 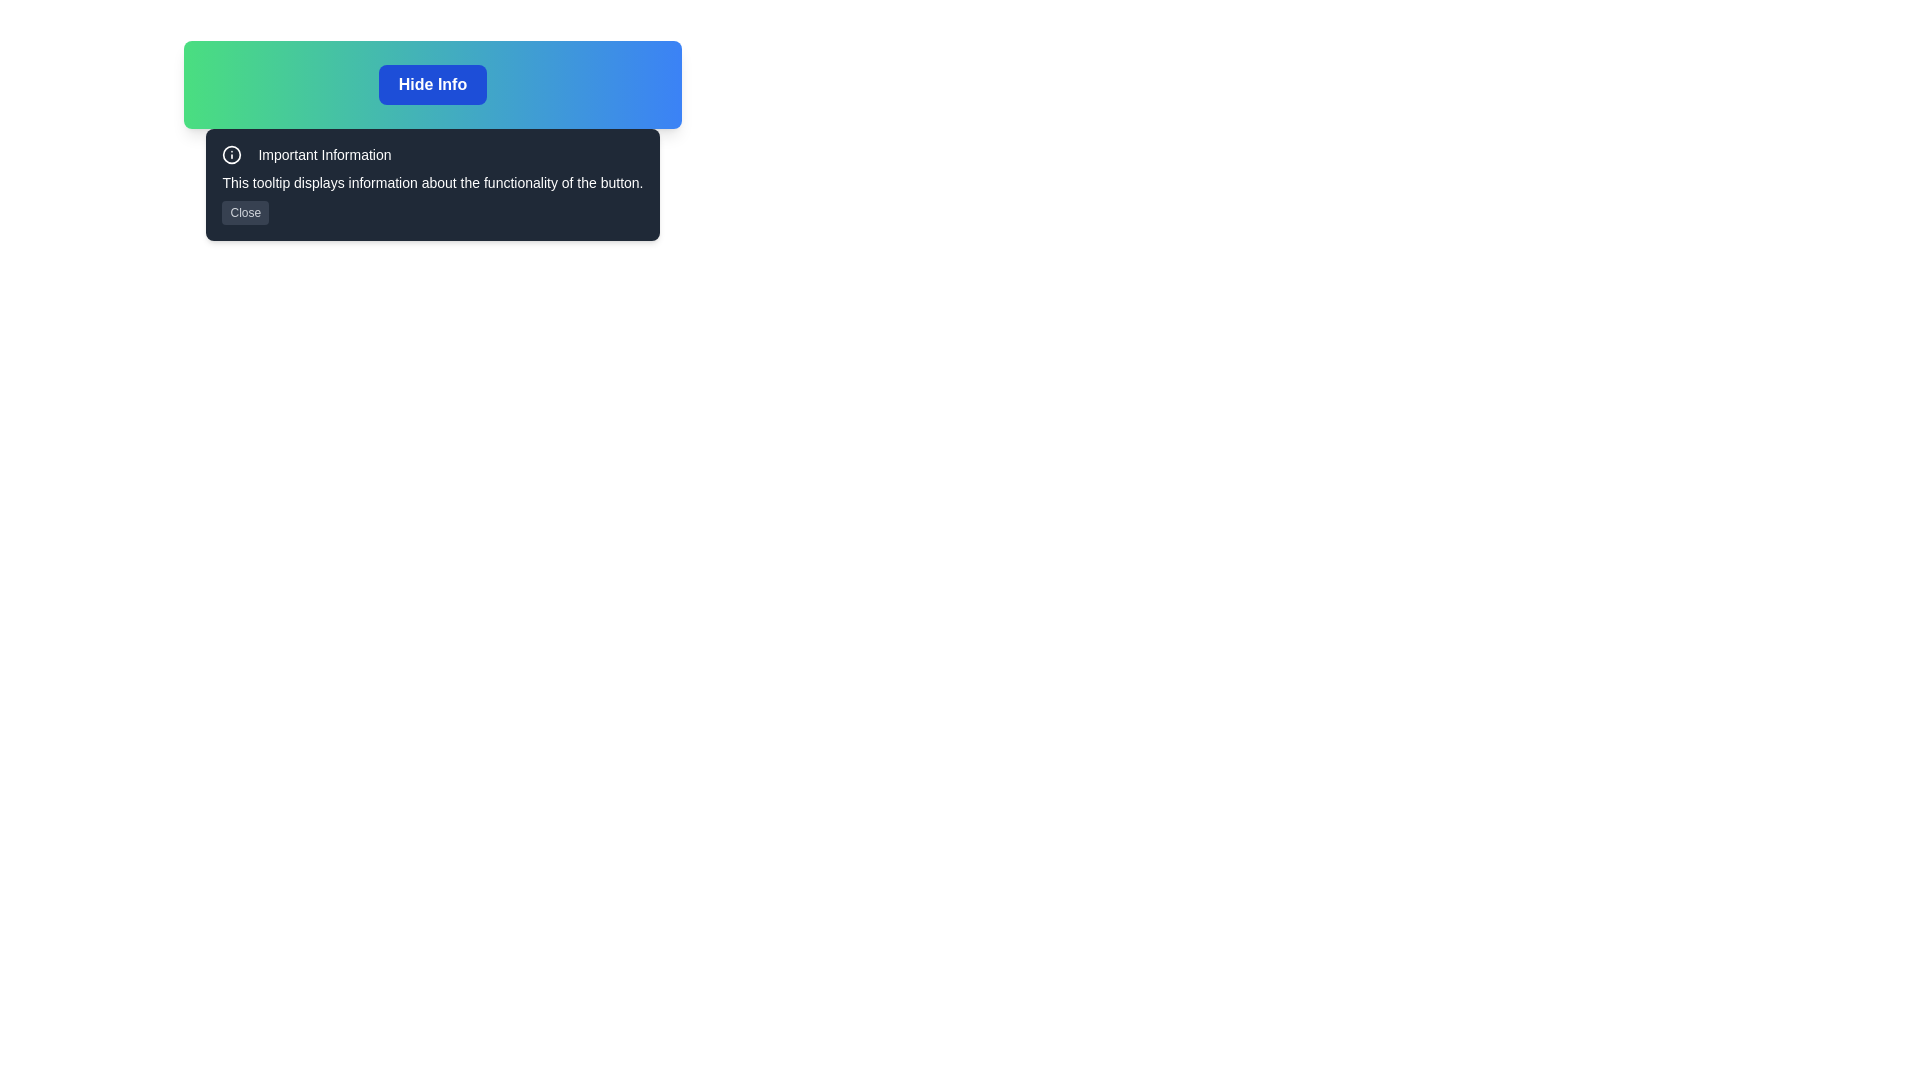 I want to click on information displayed in the tooltip below the 'Hide Info' button, which contains the heading 'Important Information' and descriptive text about the button's functionality, so click(x=431, y=185).